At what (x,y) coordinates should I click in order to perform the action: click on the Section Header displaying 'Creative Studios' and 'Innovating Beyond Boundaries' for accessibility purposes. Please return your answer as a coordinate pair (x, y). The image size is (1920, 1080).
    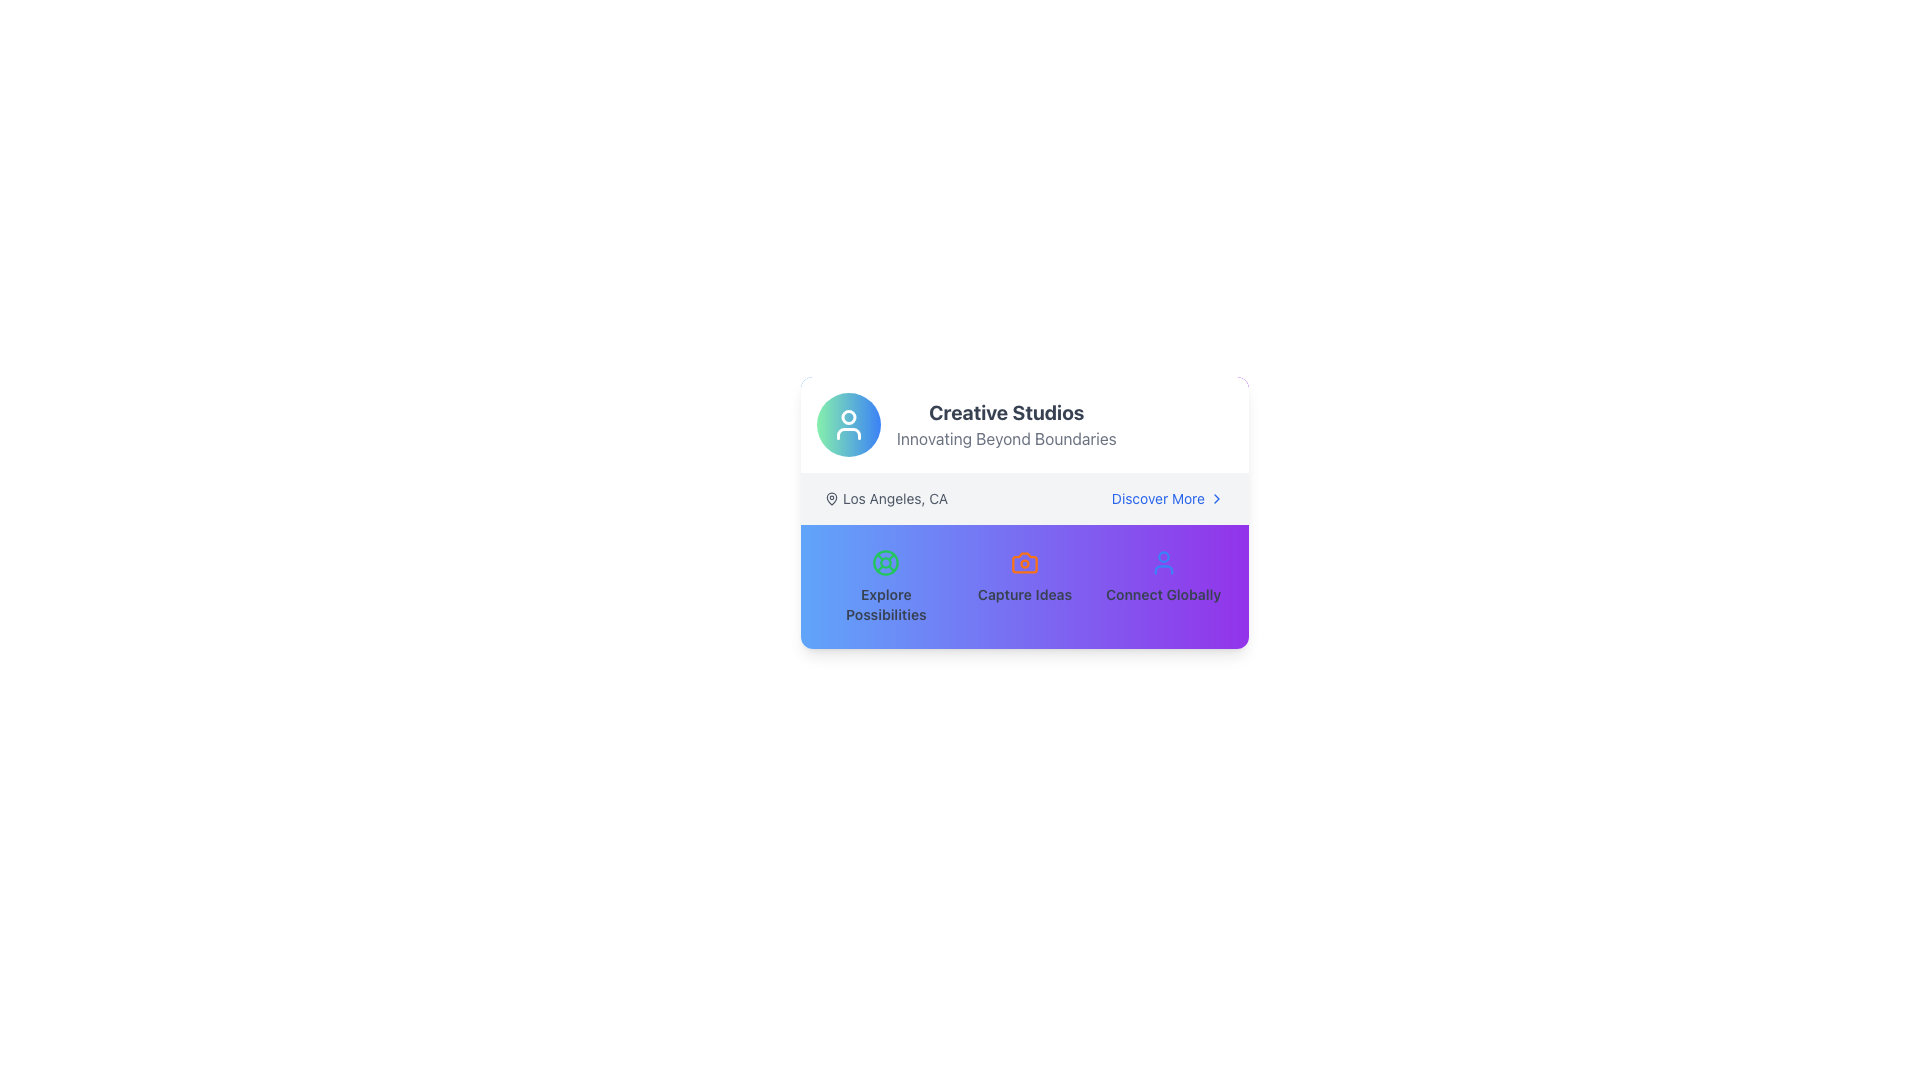
    Looking at the image, I should click on (1025, 423).